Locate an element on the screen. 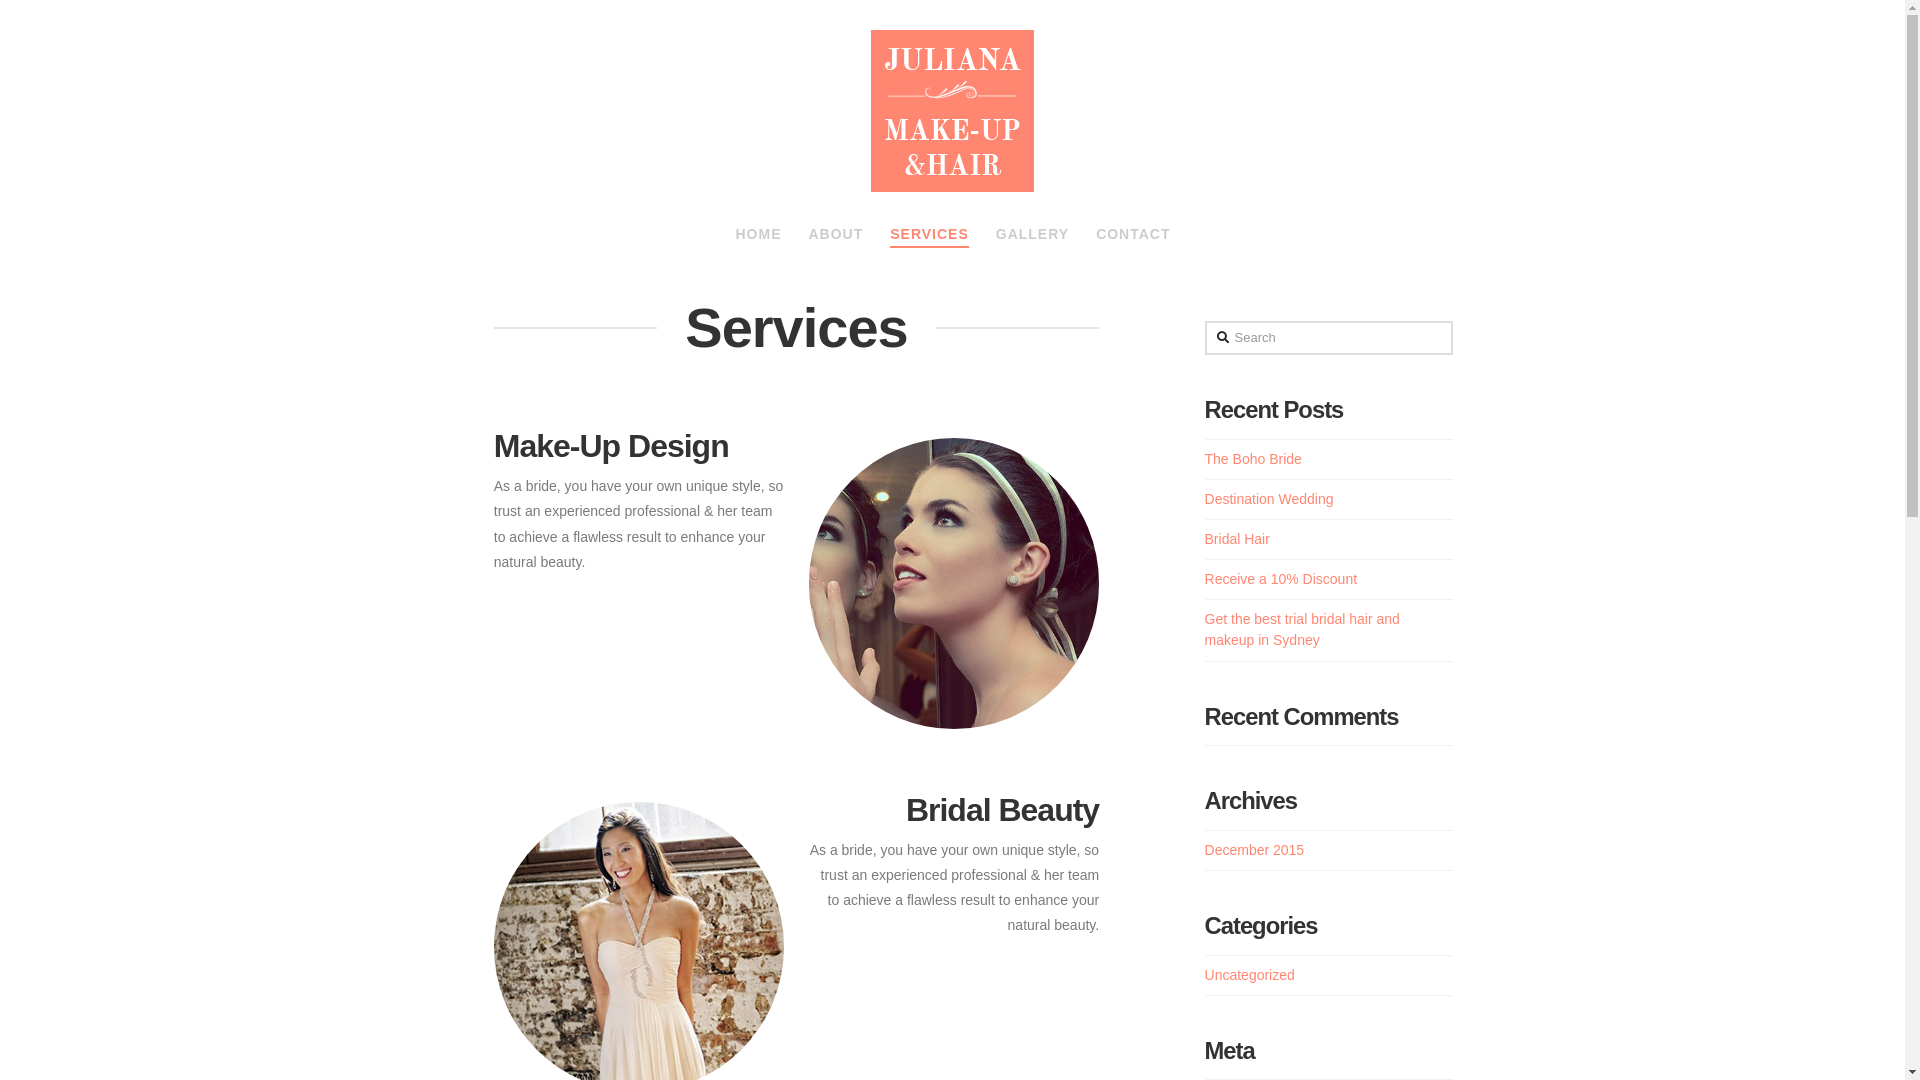 This screenshot has height=1080, width=1920. 'Receive a 10% Discount' is located at coordinates (1281, 578).